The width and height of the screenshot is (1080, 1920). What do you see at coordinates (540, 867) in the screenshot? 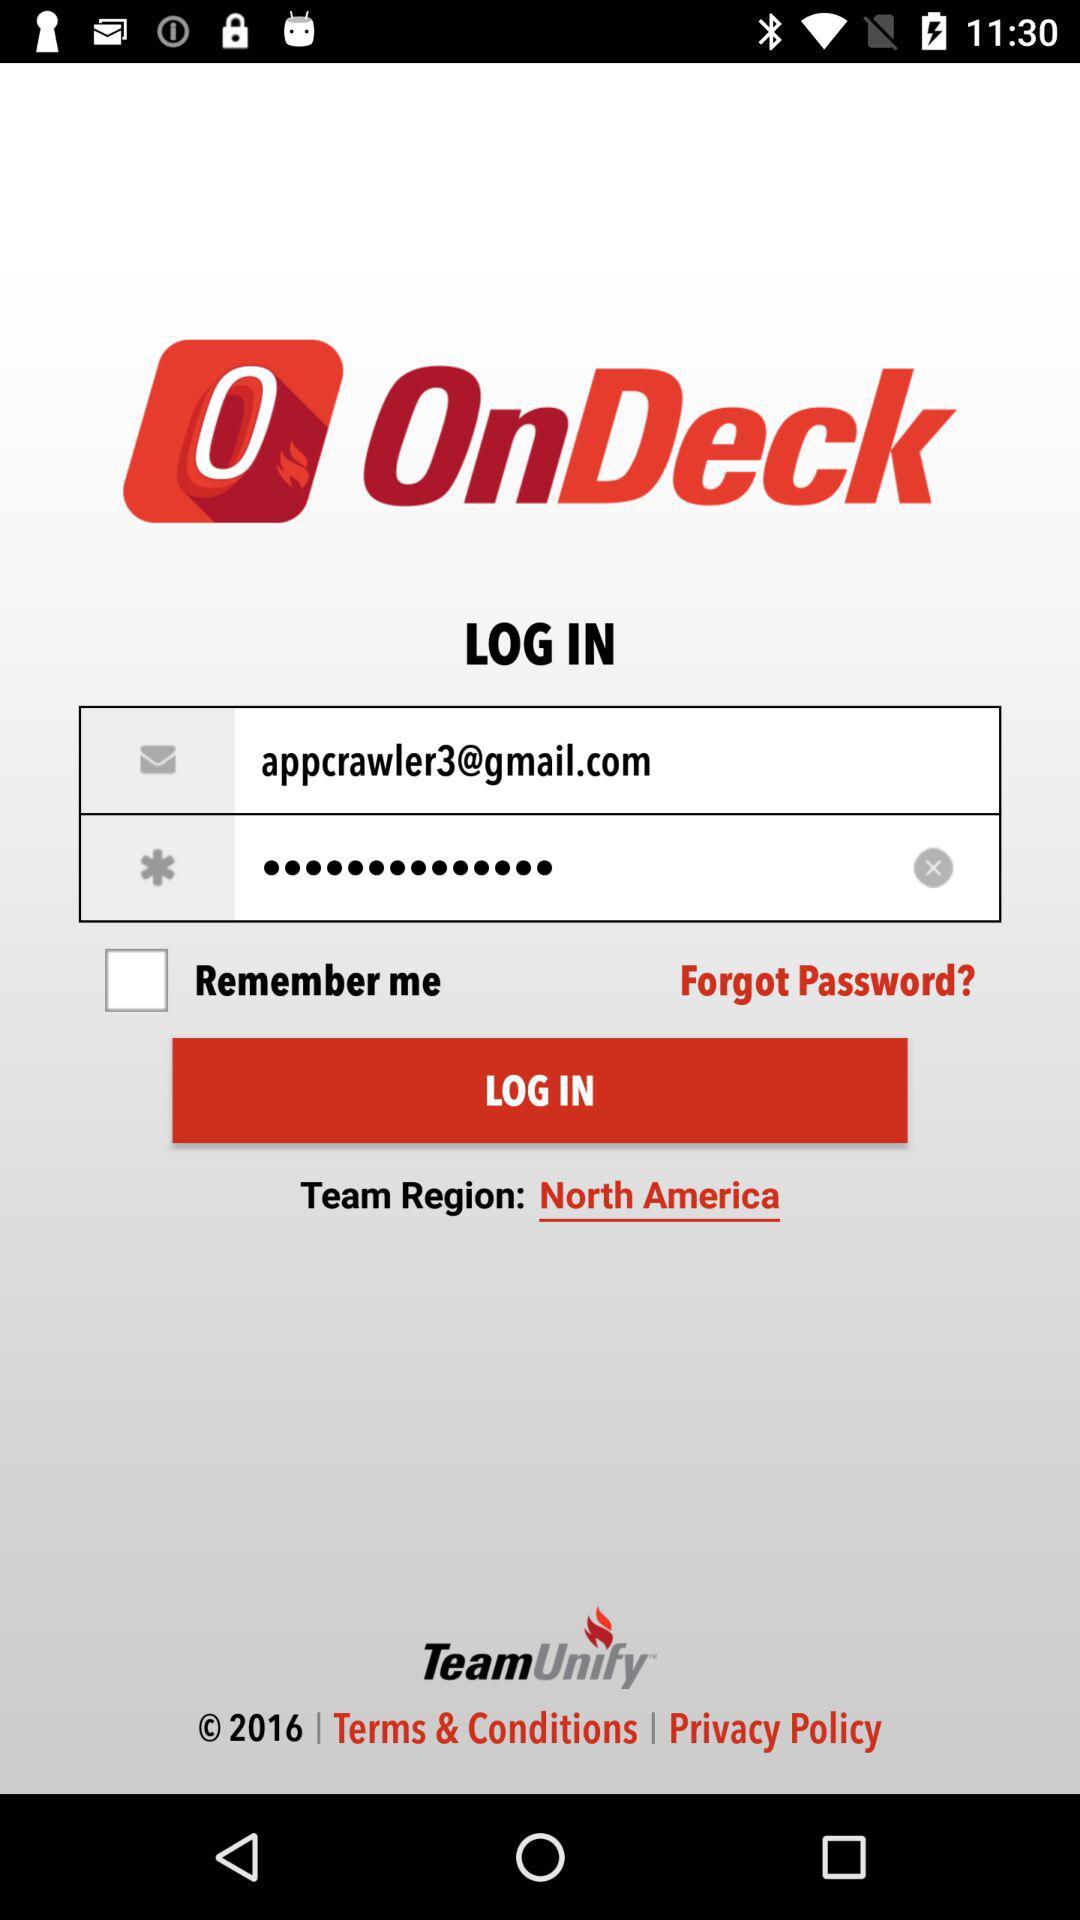
I see `the icon below appcrawler3@gmail.com icon` at bounding box center [540, 867].